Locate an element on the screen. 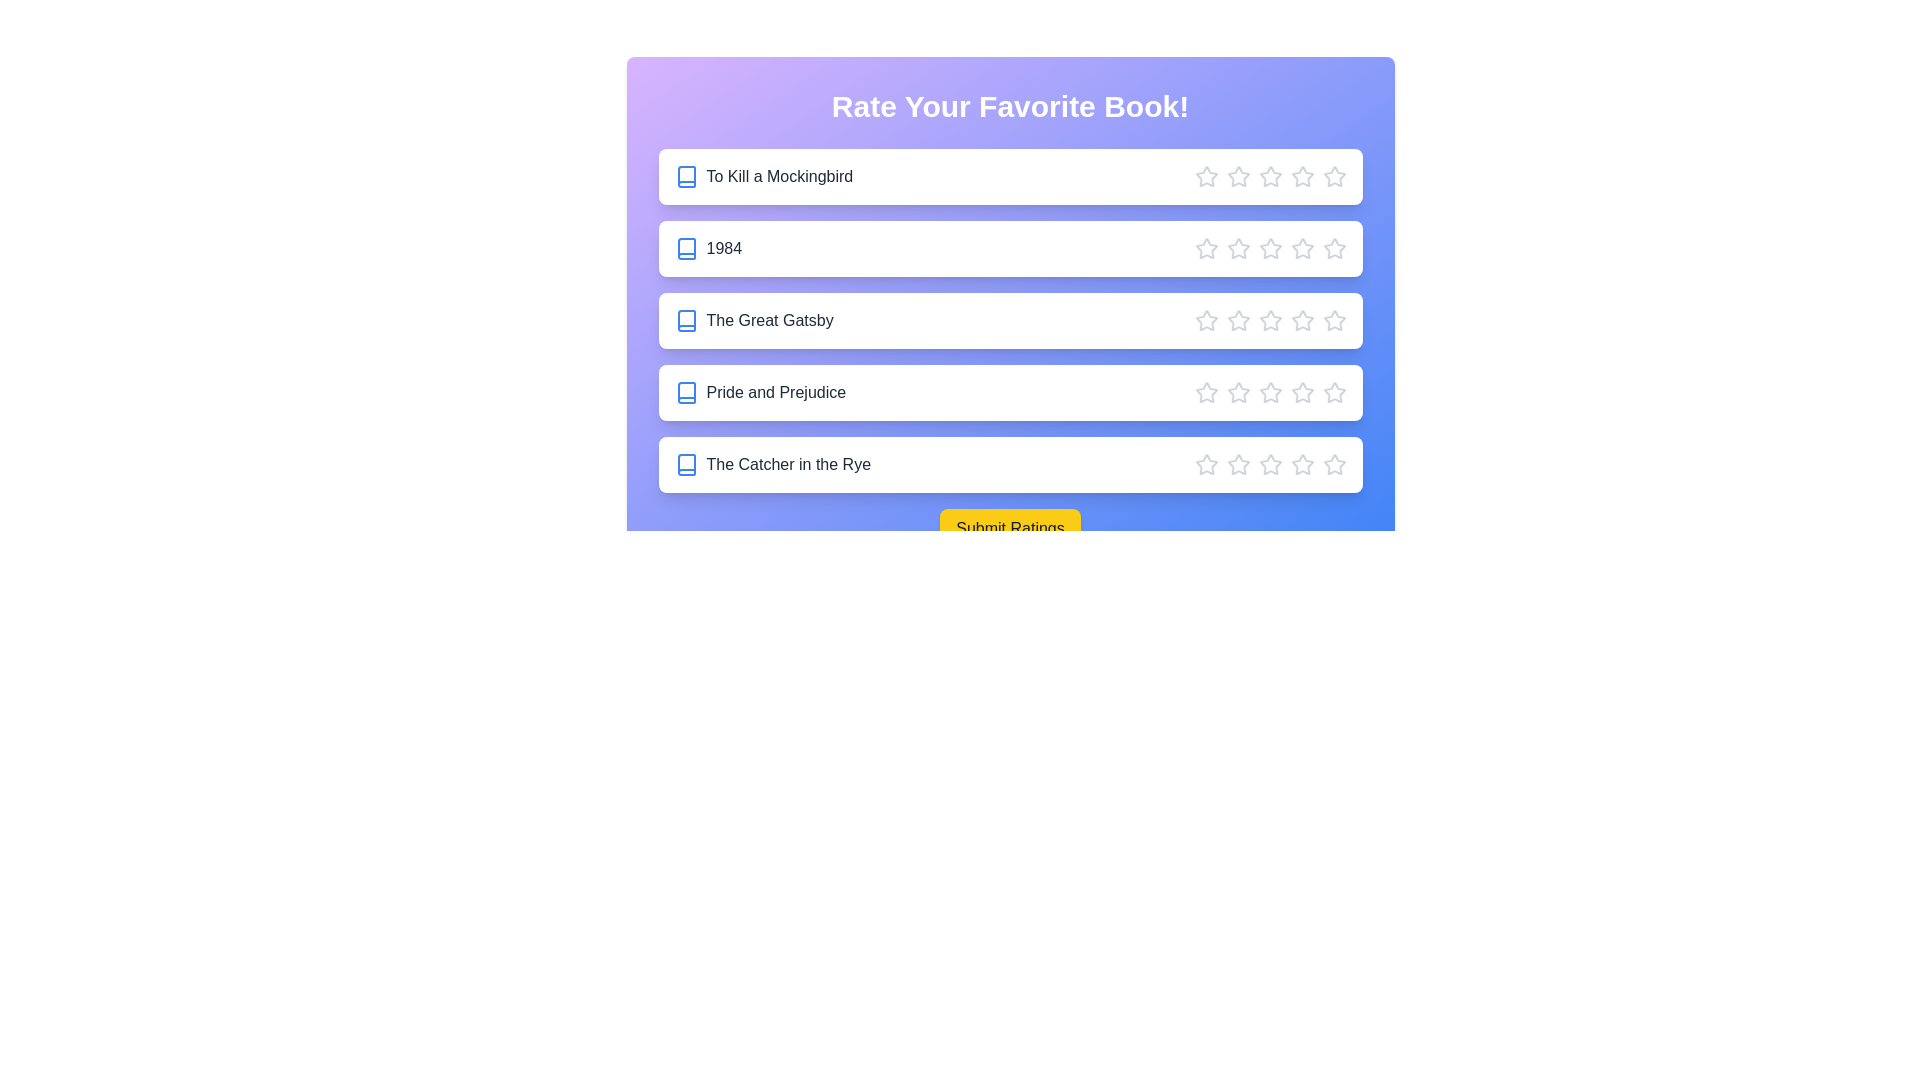 This screenshot has height=1080, width=1920. the star corresponding to 4 stars for the book 'To Kill a Mockingbird' is located at coordinates (1302, 176).